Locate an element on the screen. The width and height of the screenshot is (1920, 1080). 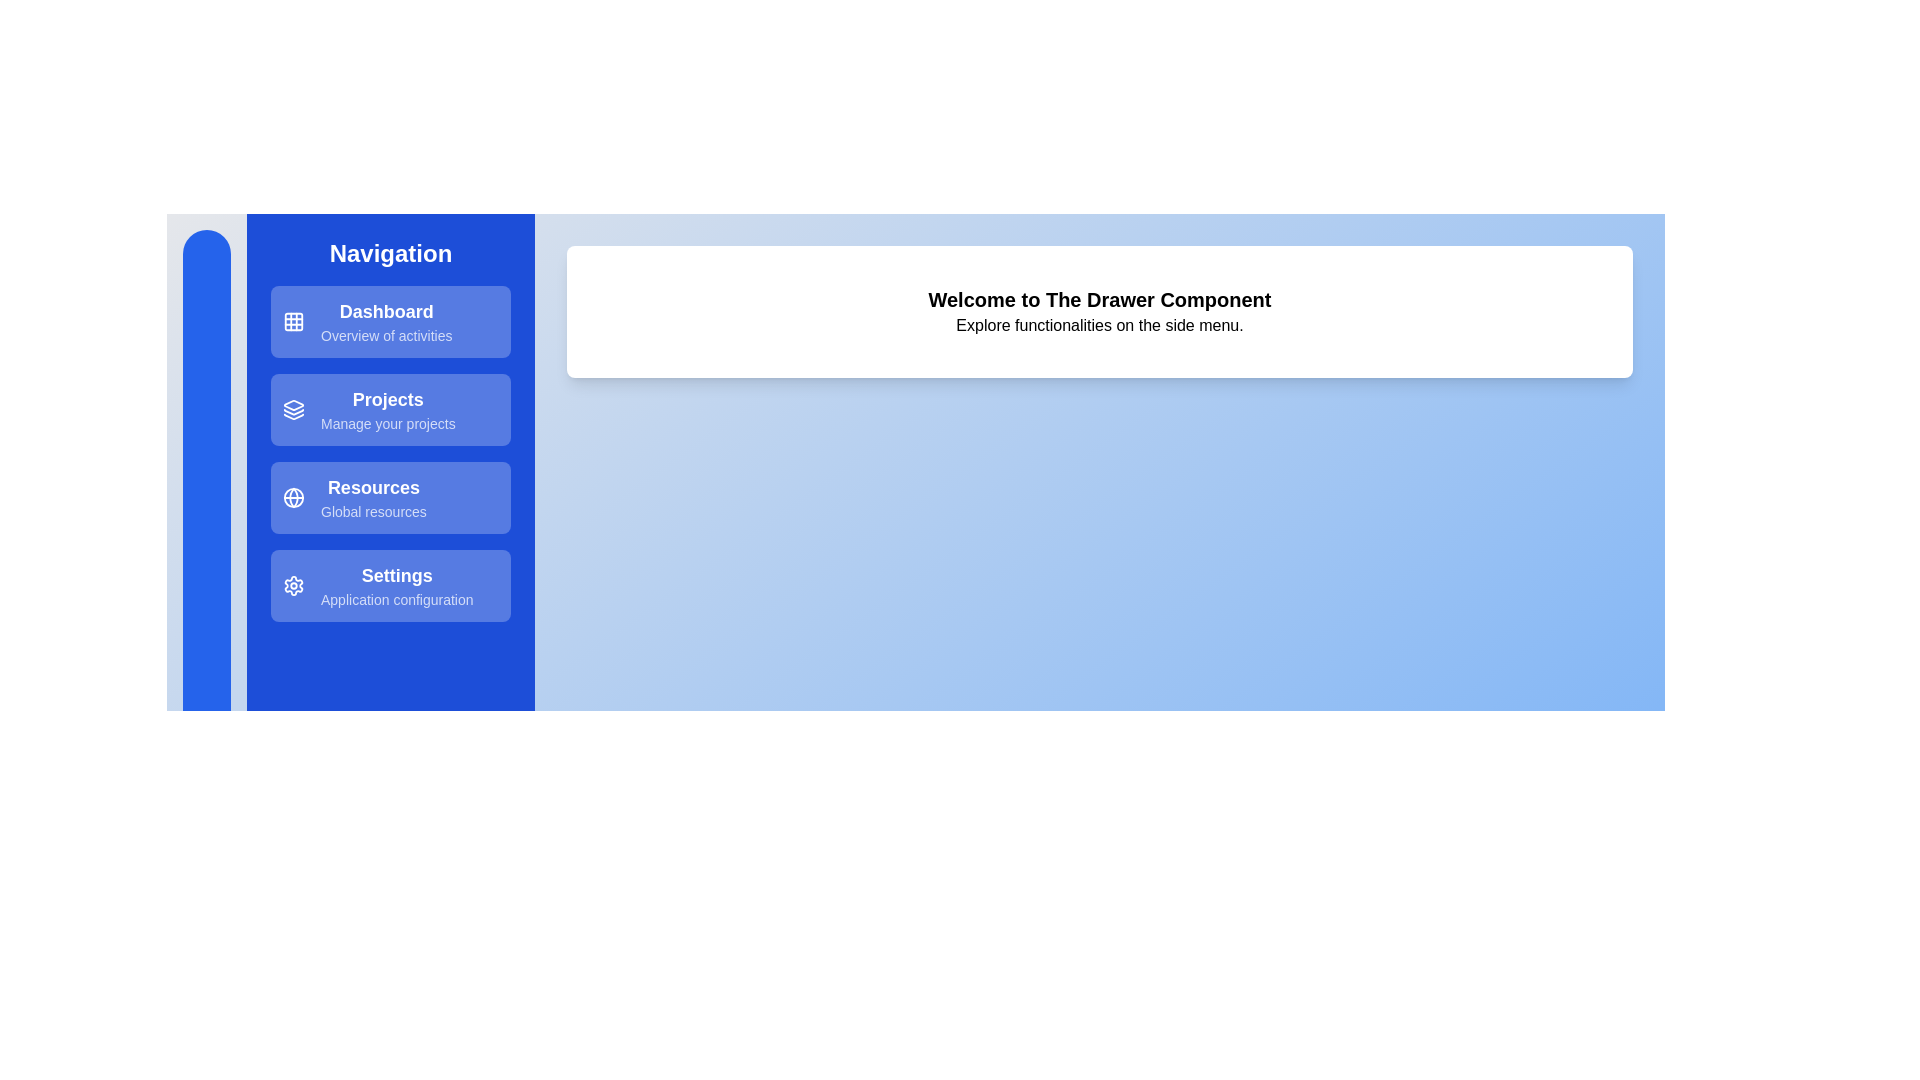
the navigation option Projects is located at coordinates (390, 408).